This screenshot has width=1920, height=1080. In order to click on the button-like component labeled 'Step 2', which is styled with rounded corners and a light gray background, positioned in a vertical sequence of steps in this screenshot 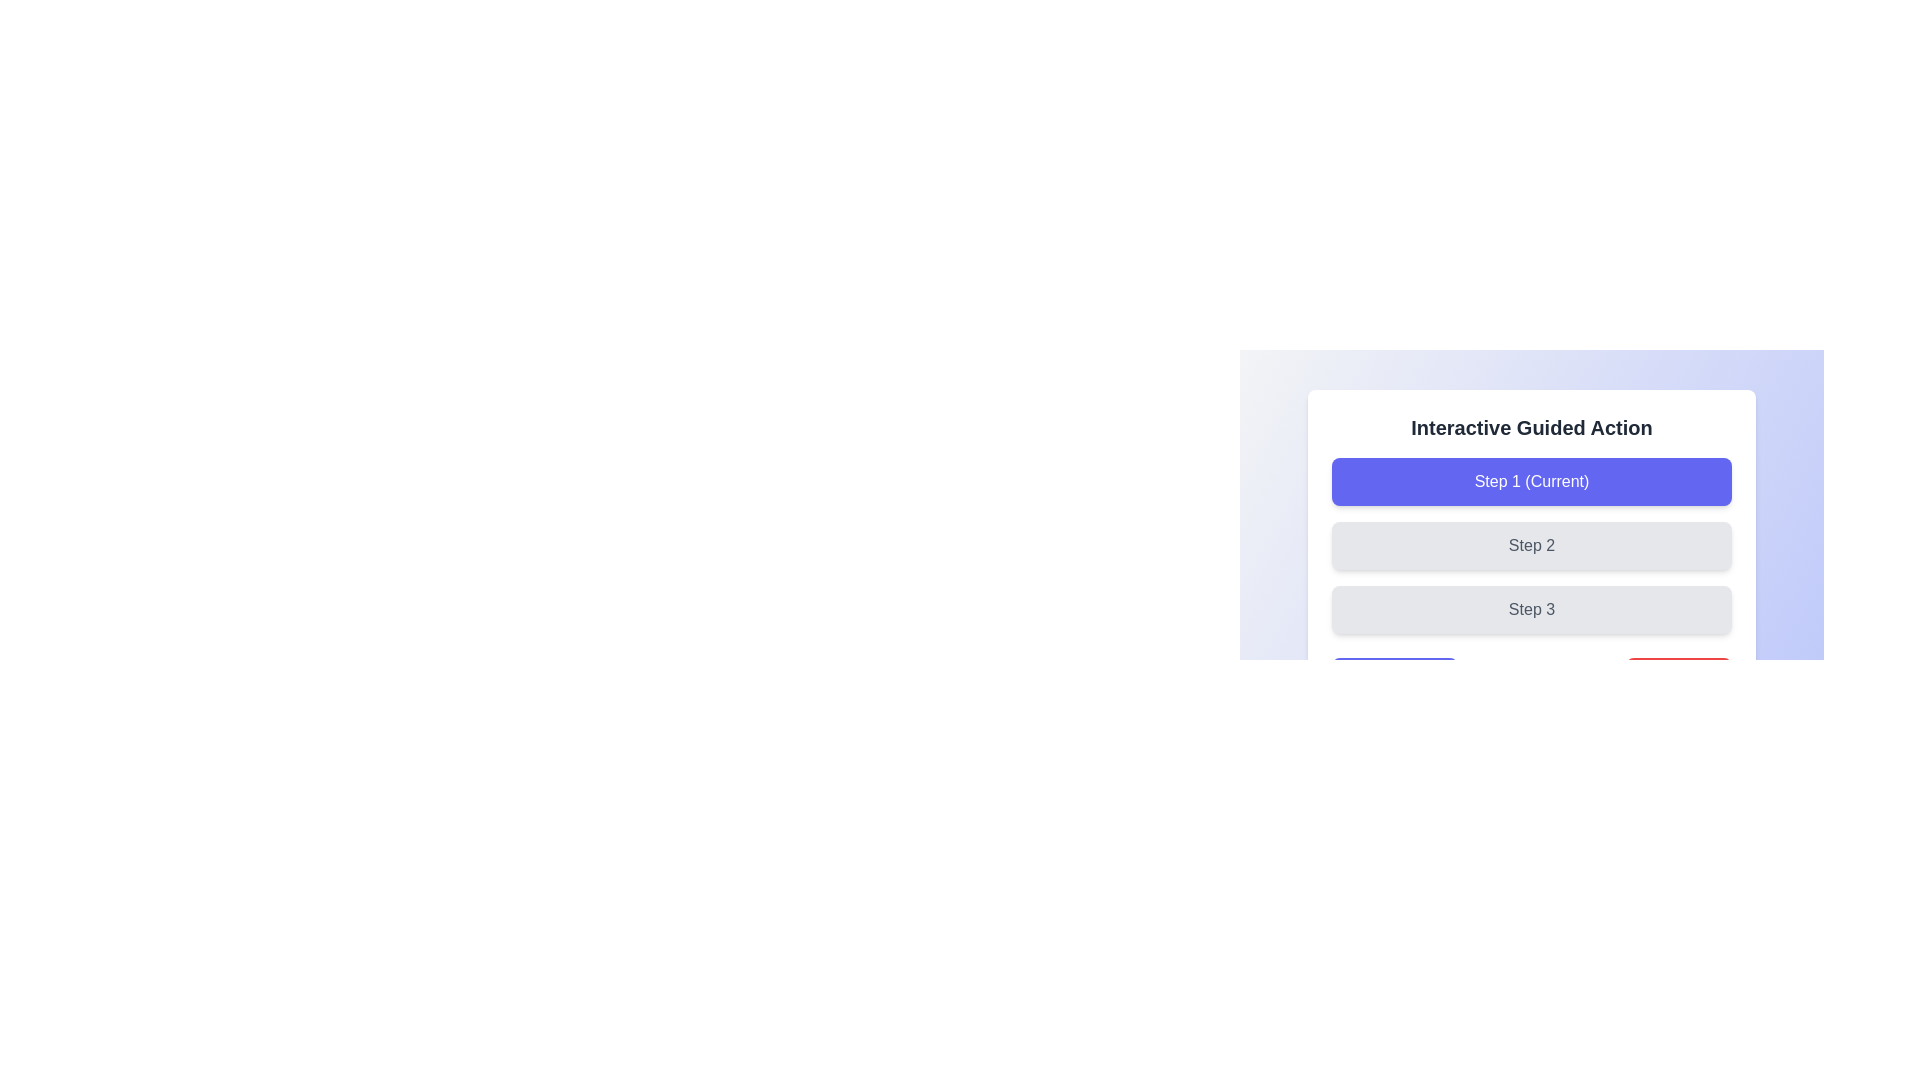, I will do `click(1530, 546)`.